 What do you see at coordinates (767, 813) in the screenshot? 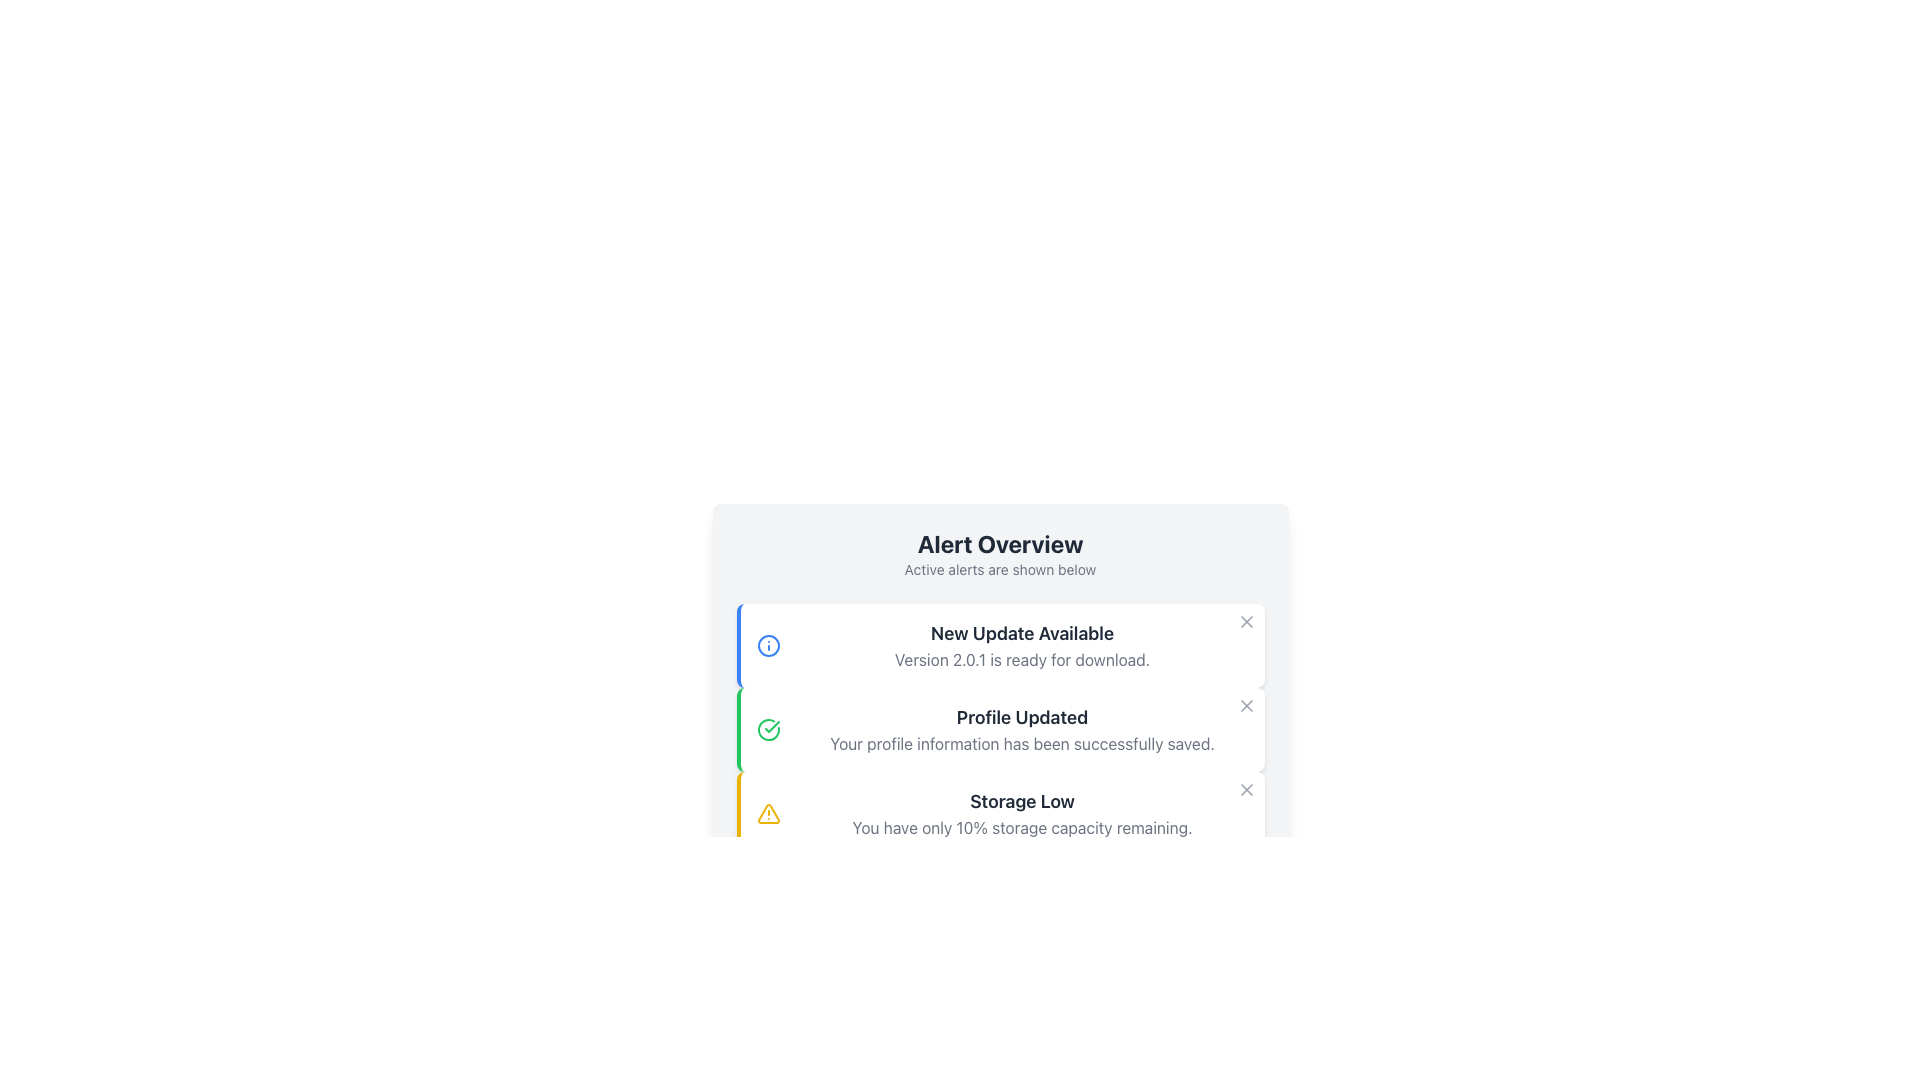
I see `the warning icon located at the far left of the 'Storage Low' alert card, which serves as a visual indicator for a warning or alert` at bounding box center [767, 813].